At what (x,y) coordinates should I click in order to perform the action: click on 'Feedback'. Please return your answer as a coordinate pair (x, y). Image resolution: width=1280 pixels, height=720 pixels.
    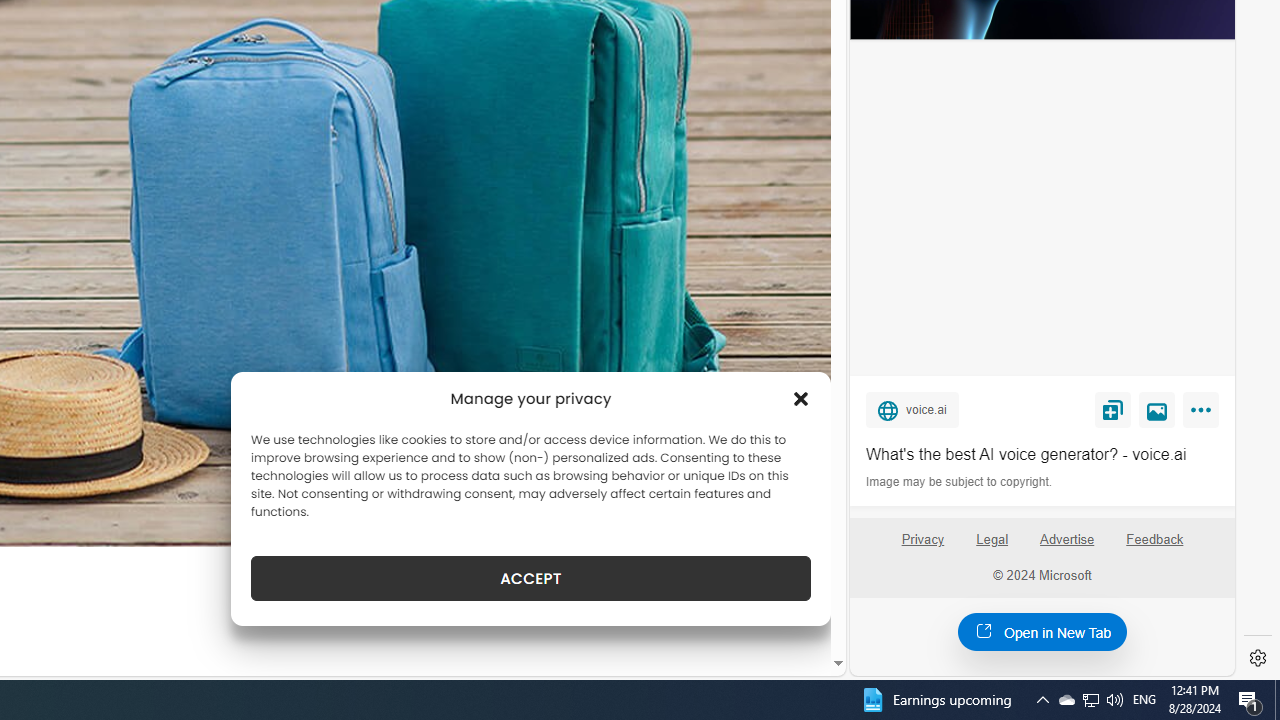
    Looking at the image, I should click on (1155, 547).